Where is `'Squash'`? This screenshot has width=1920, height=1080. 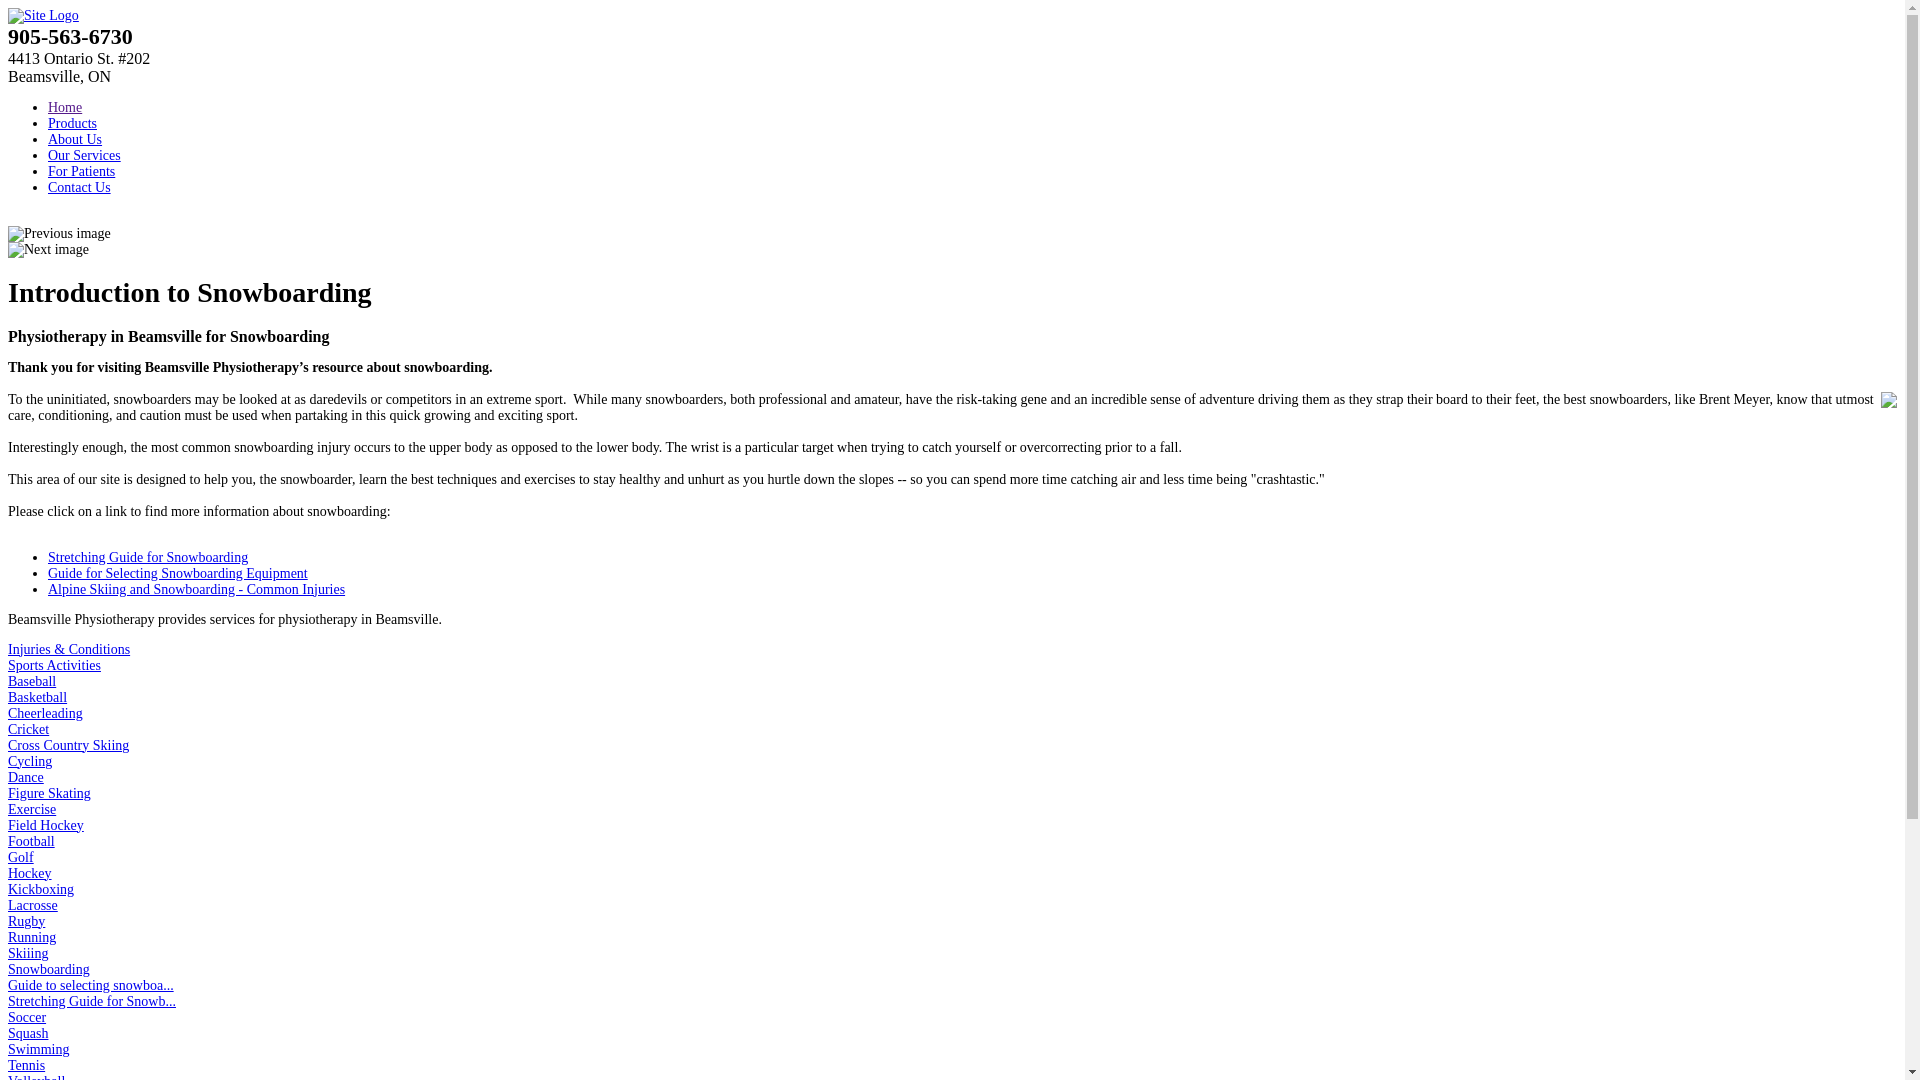 'Squash' is located at coordinates (28, 1033).